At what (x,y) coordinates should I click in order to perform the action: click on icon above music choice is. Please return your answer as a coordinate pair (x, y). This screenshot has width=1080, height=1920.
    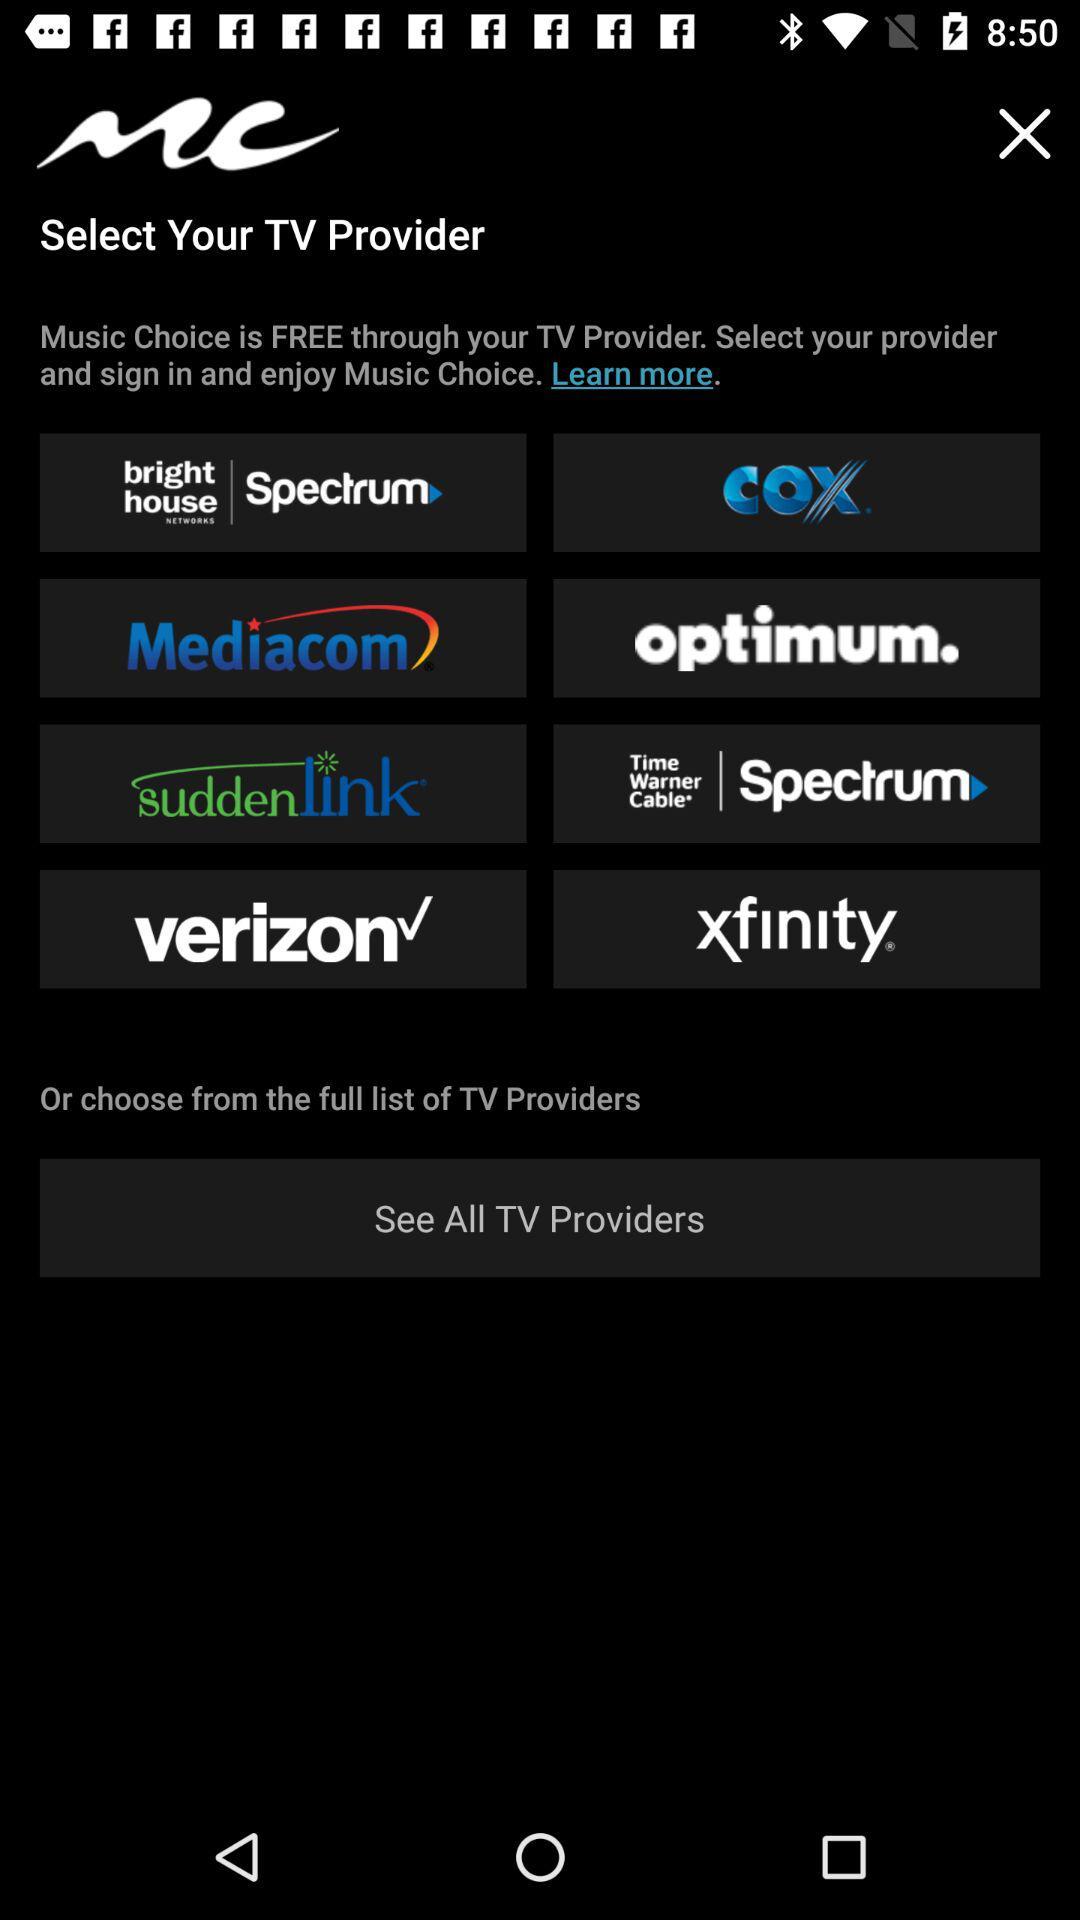
    Looking at the image, I should click on (1024, 132).